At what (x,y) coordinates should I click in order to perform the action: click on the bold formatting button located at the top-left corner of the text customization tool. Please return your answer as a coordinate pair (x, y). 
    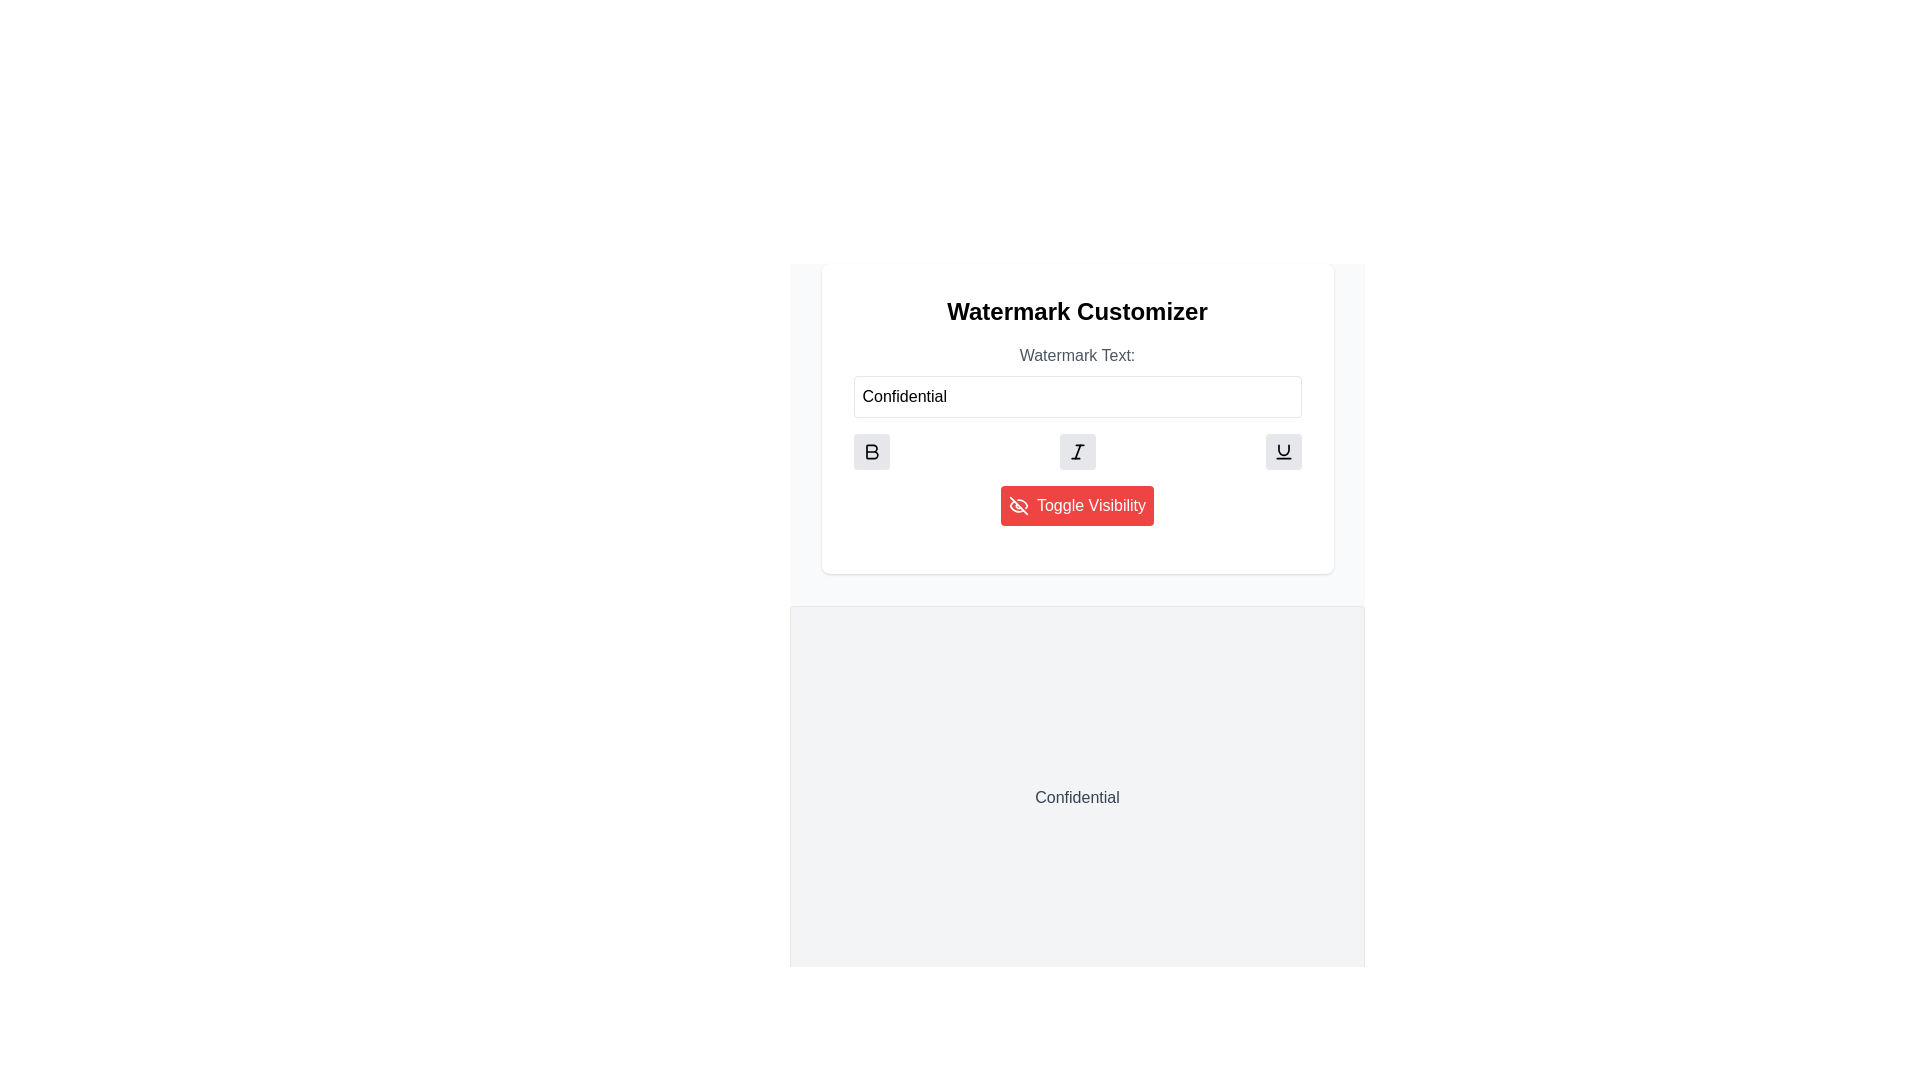
    Looking at the image, I should click on (871, 451).